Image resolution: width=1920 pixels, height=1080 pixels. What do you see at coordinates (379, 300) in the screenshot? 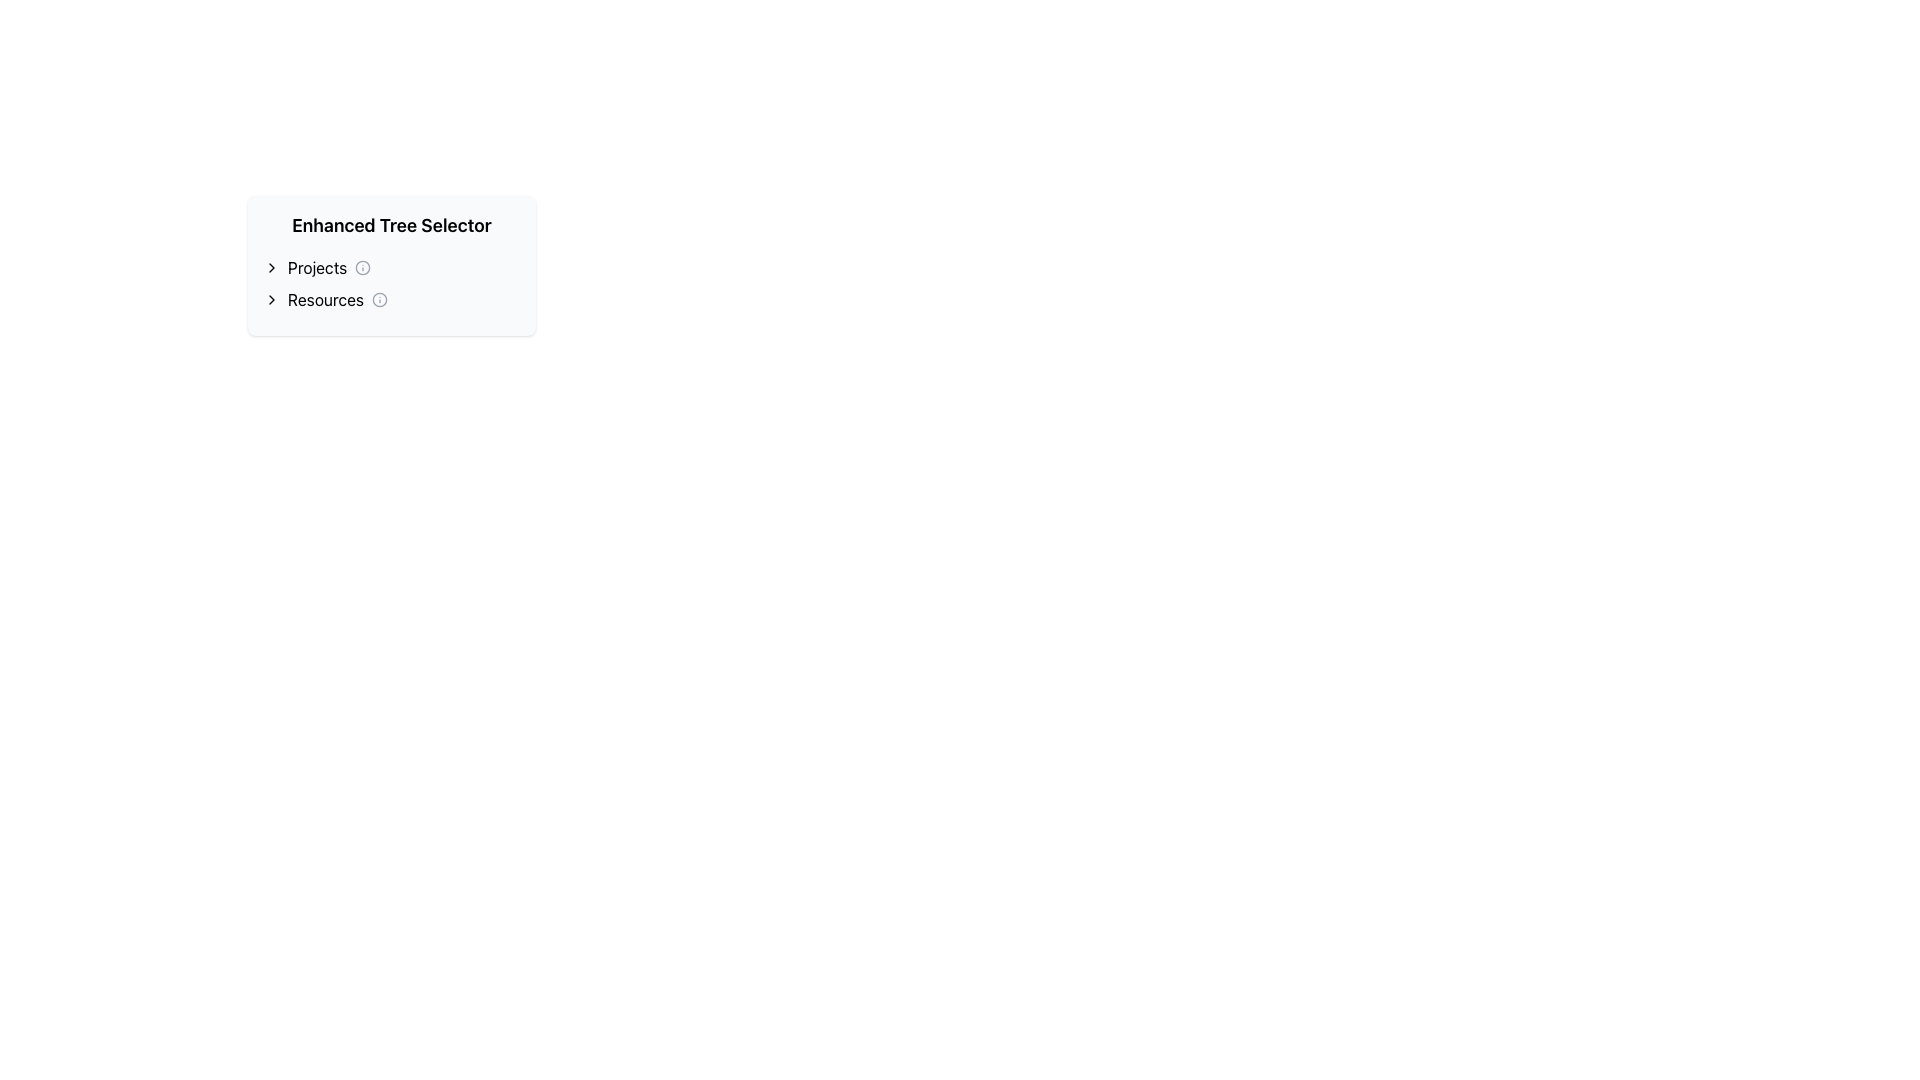
I see `the icon adjacent to the 'Resources' text` at bounding box center [379, 300].